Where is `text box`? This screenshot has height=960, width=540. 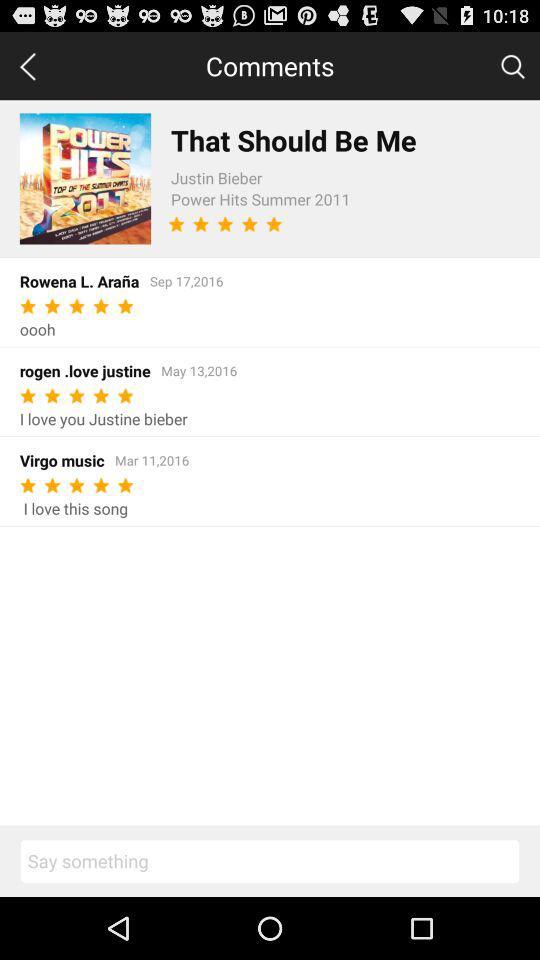
text box is located at coordinates (270, 860).